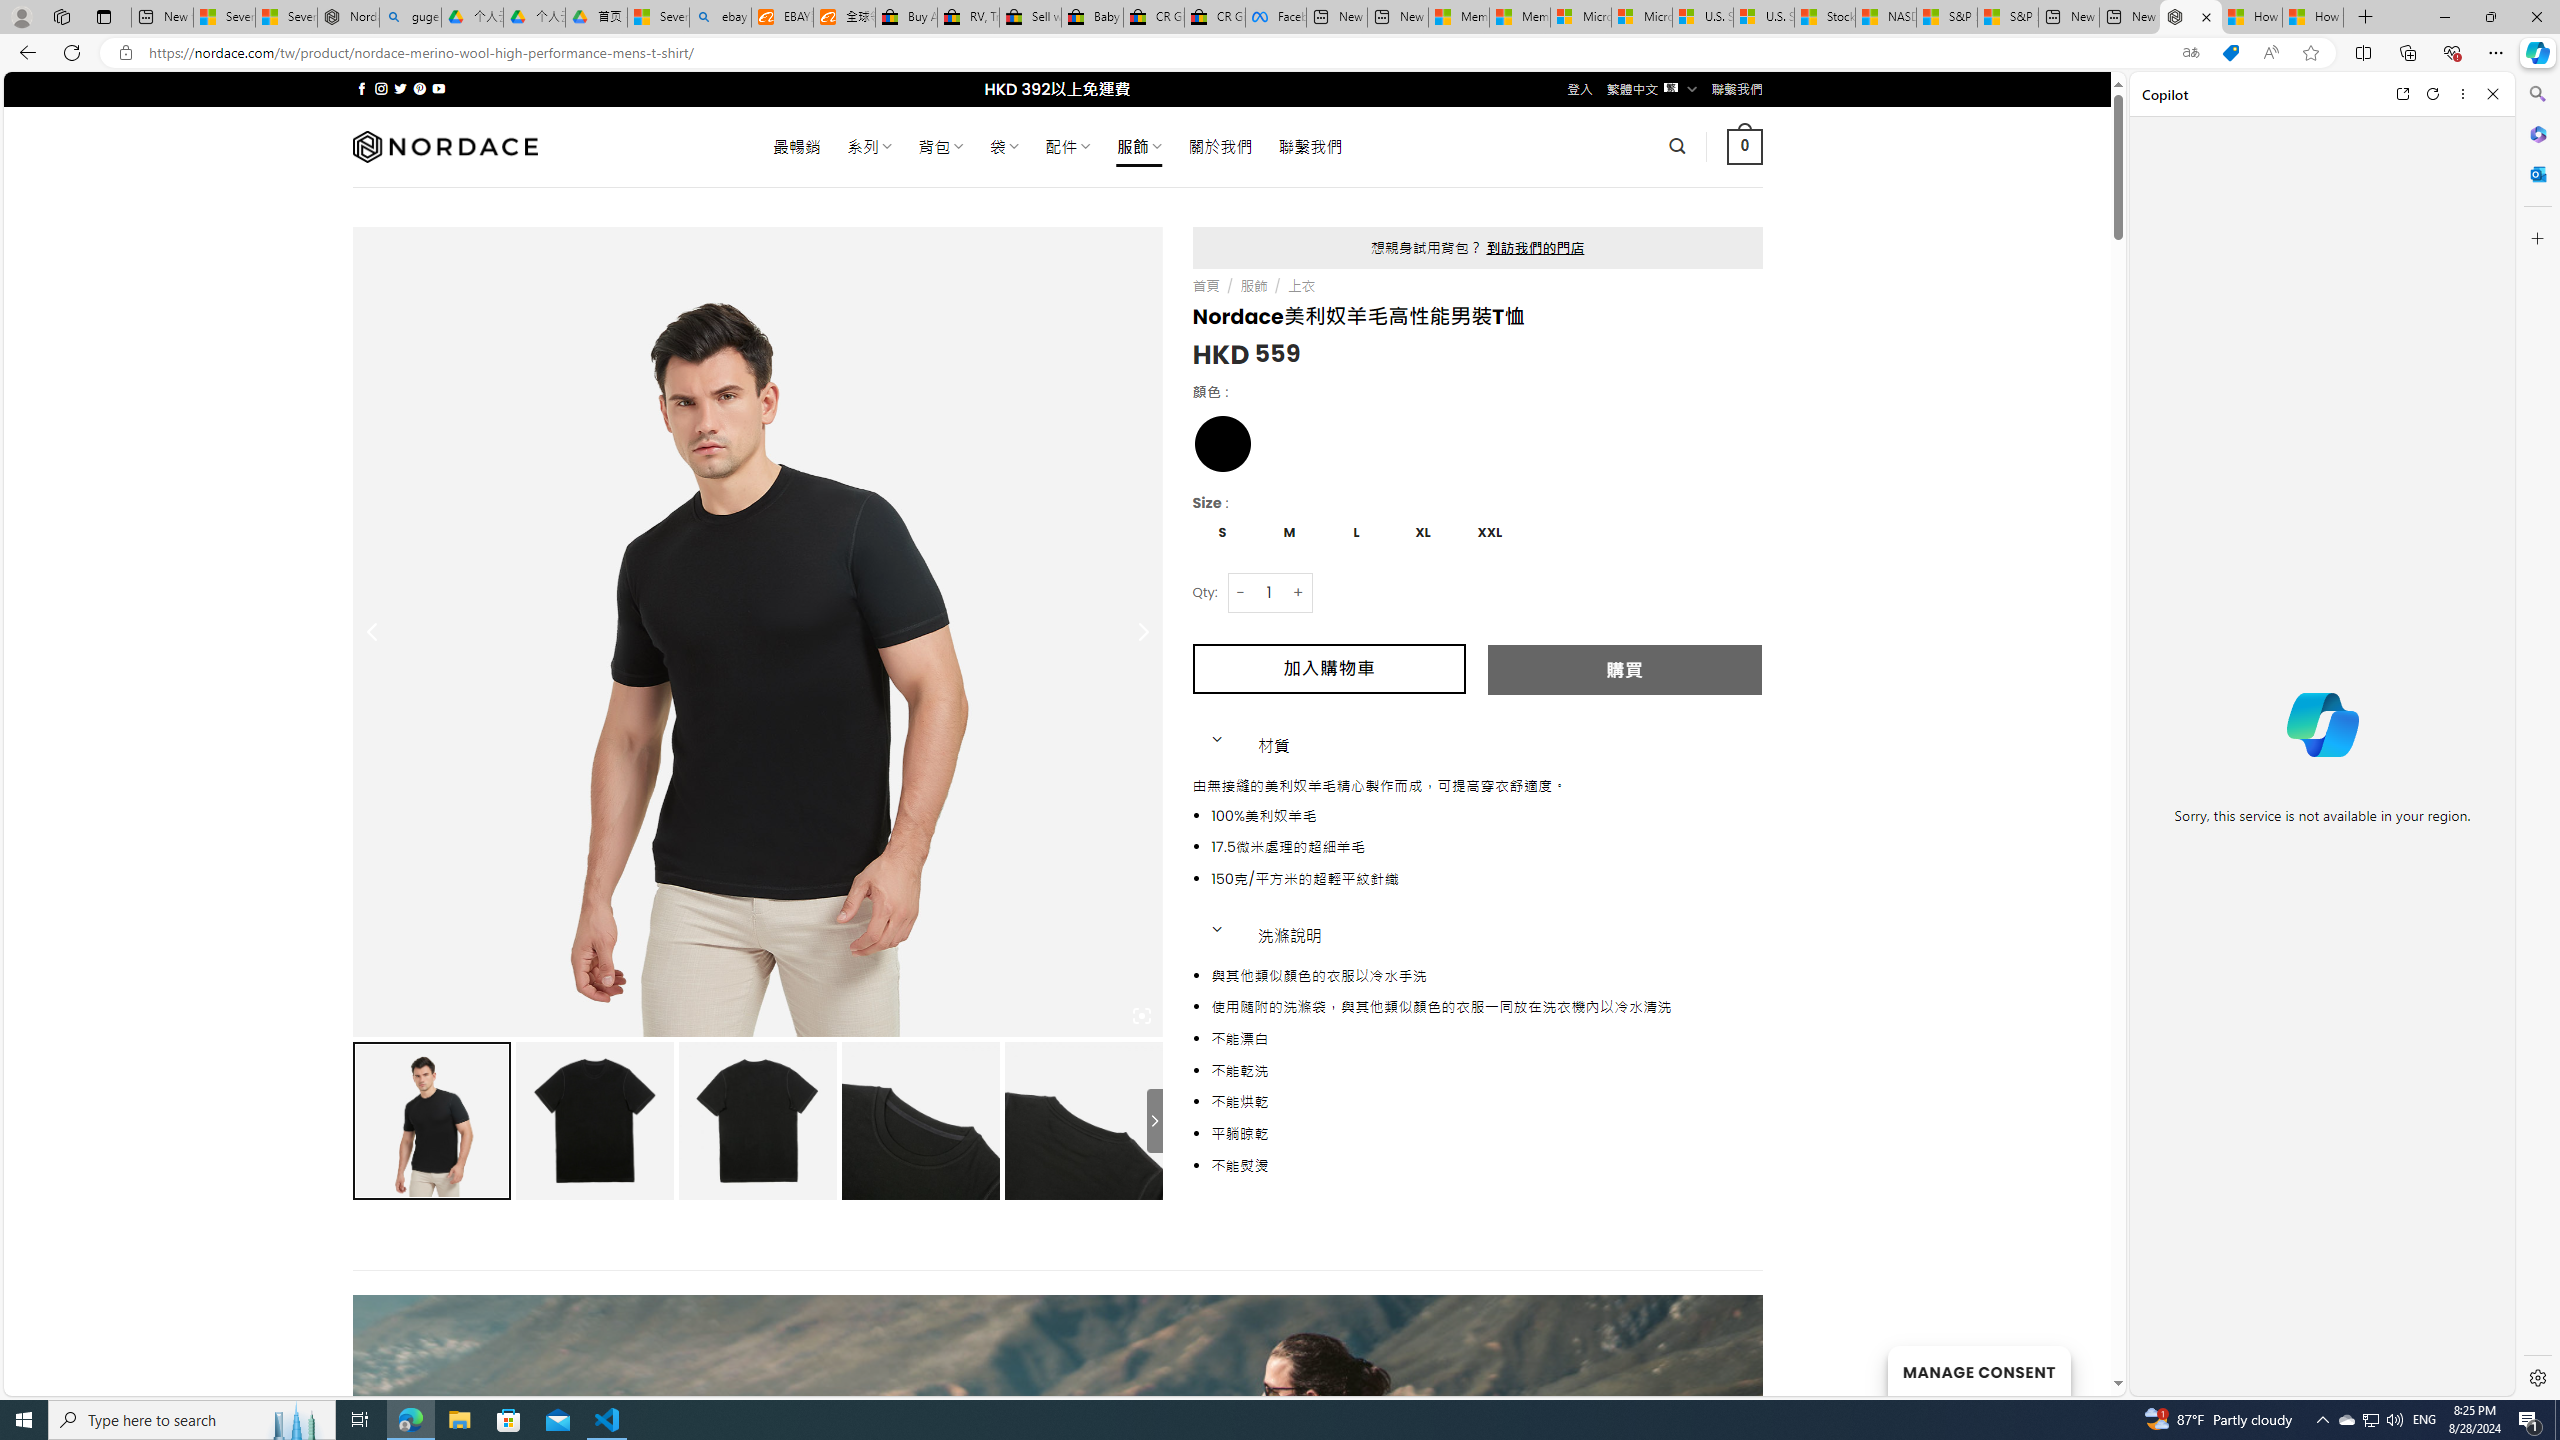 The height and width of the screenshot is (1440, 2560). What do you see at coordinates (2270, 53) in the screenshot?
I see `'Read aloud this page (Ctrl+Shift+U)'` at bounding box center [2270, 53].